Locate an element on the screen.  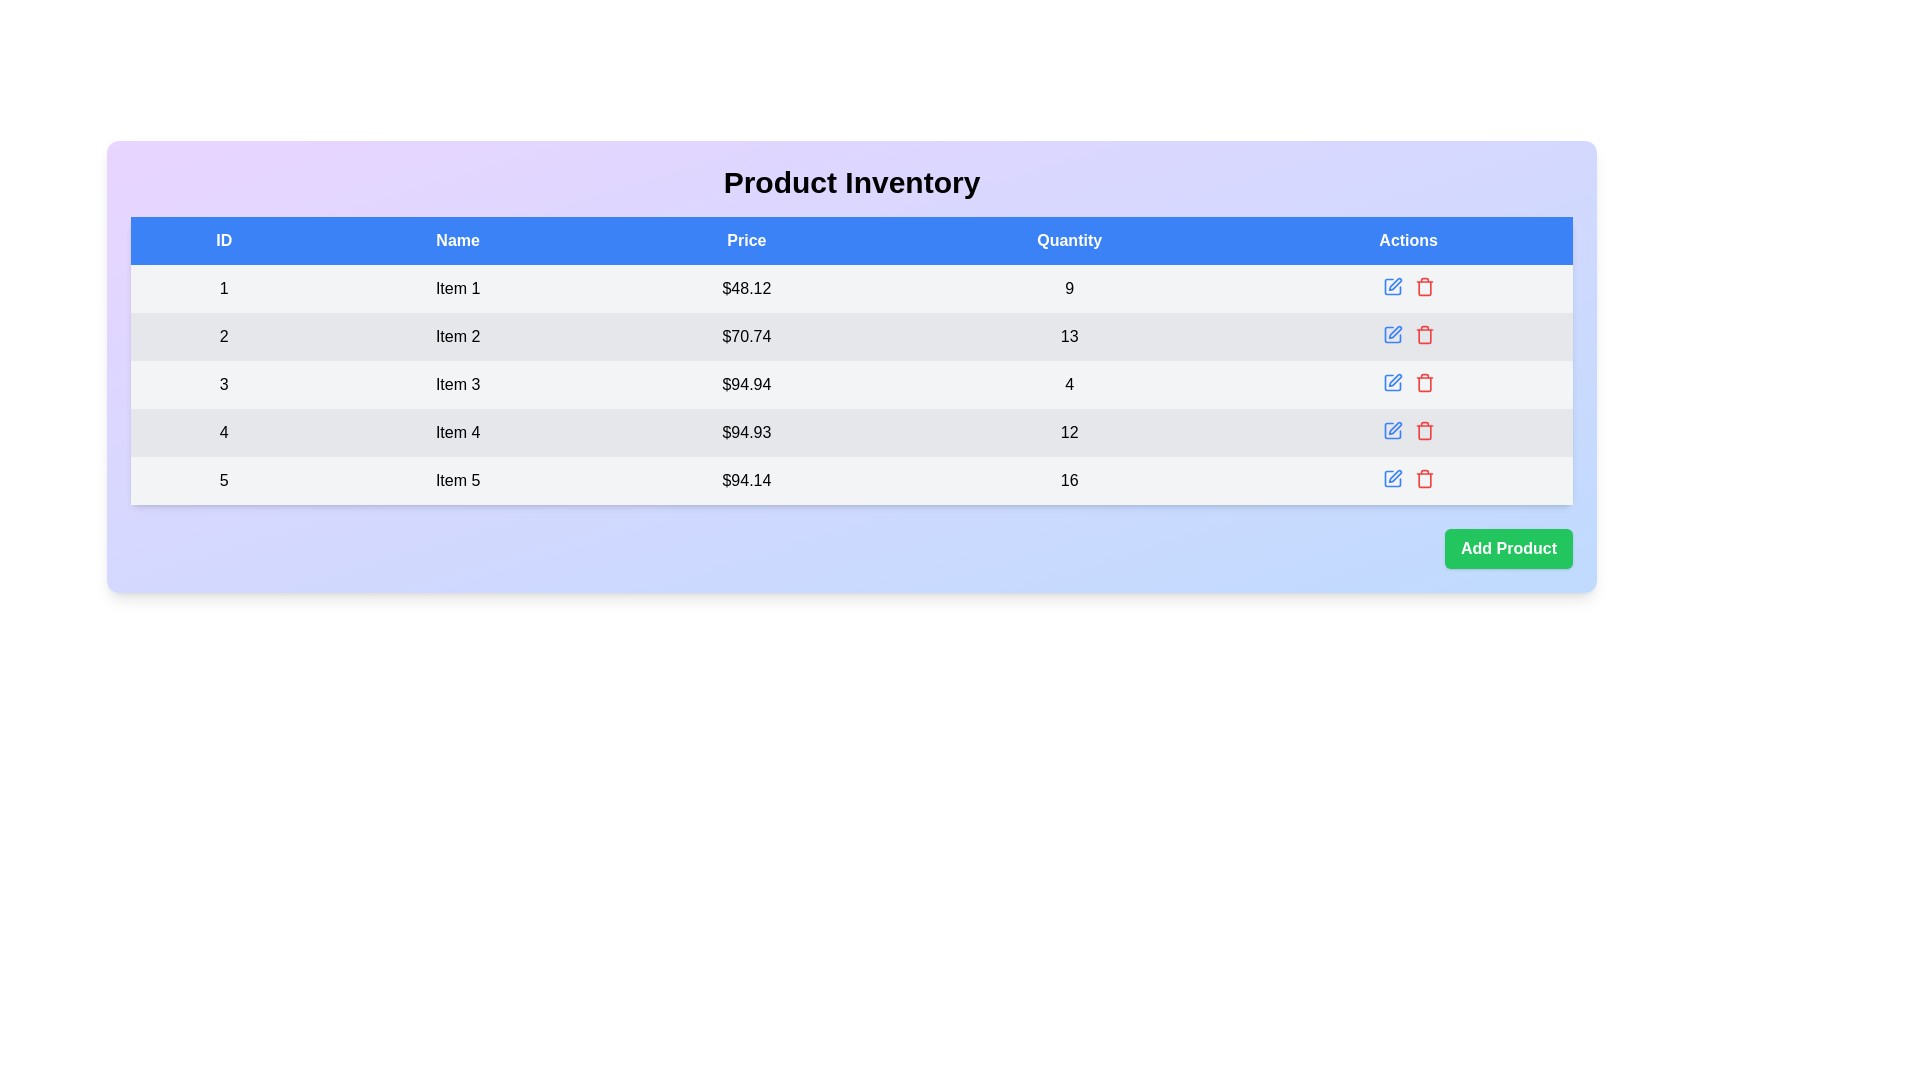
the text display showing the value '$48.12' in the 'Price' column of the data table is located at coordinates (745, 289).